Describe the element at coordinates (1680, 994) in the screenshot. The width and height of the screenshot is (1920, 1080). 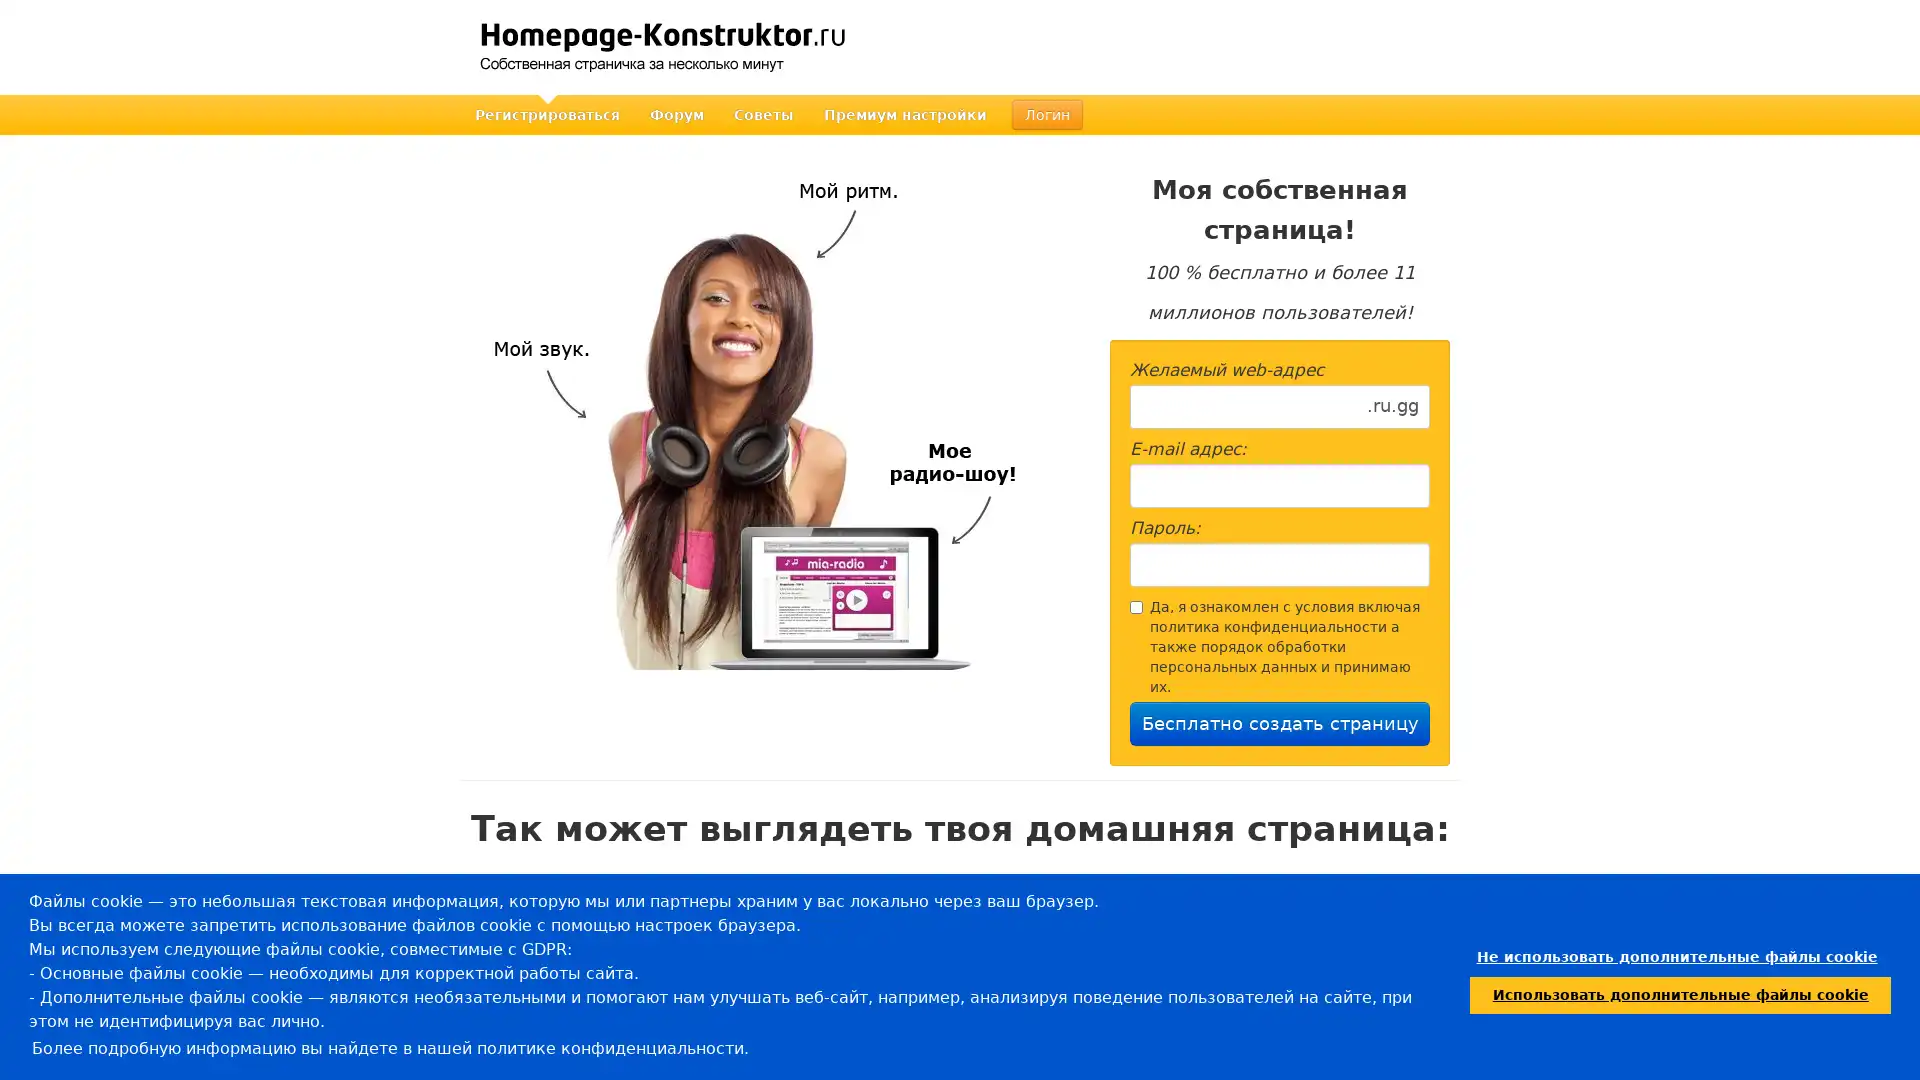
I see `allow cookies` at that location.